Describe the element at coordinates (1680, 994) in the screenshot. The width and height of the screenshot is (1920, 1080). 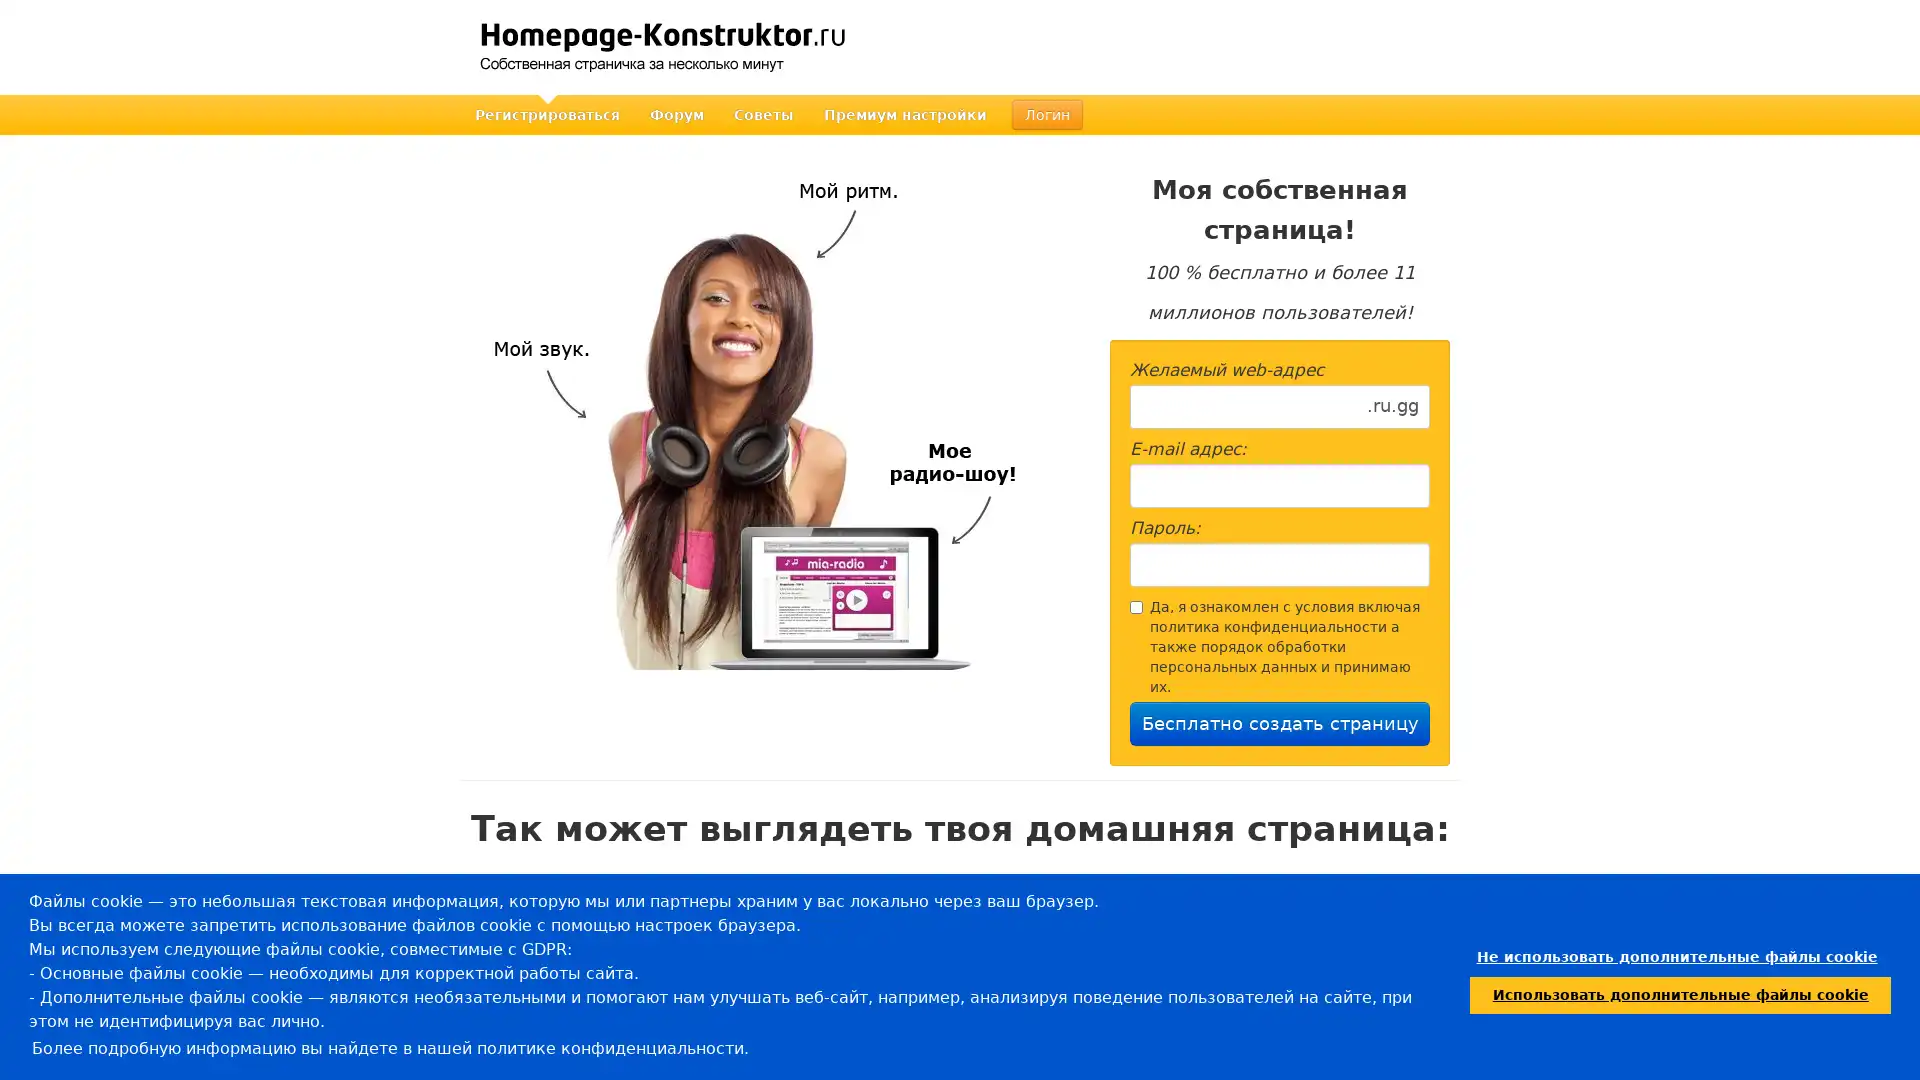
I see `allow cookies` at that location.